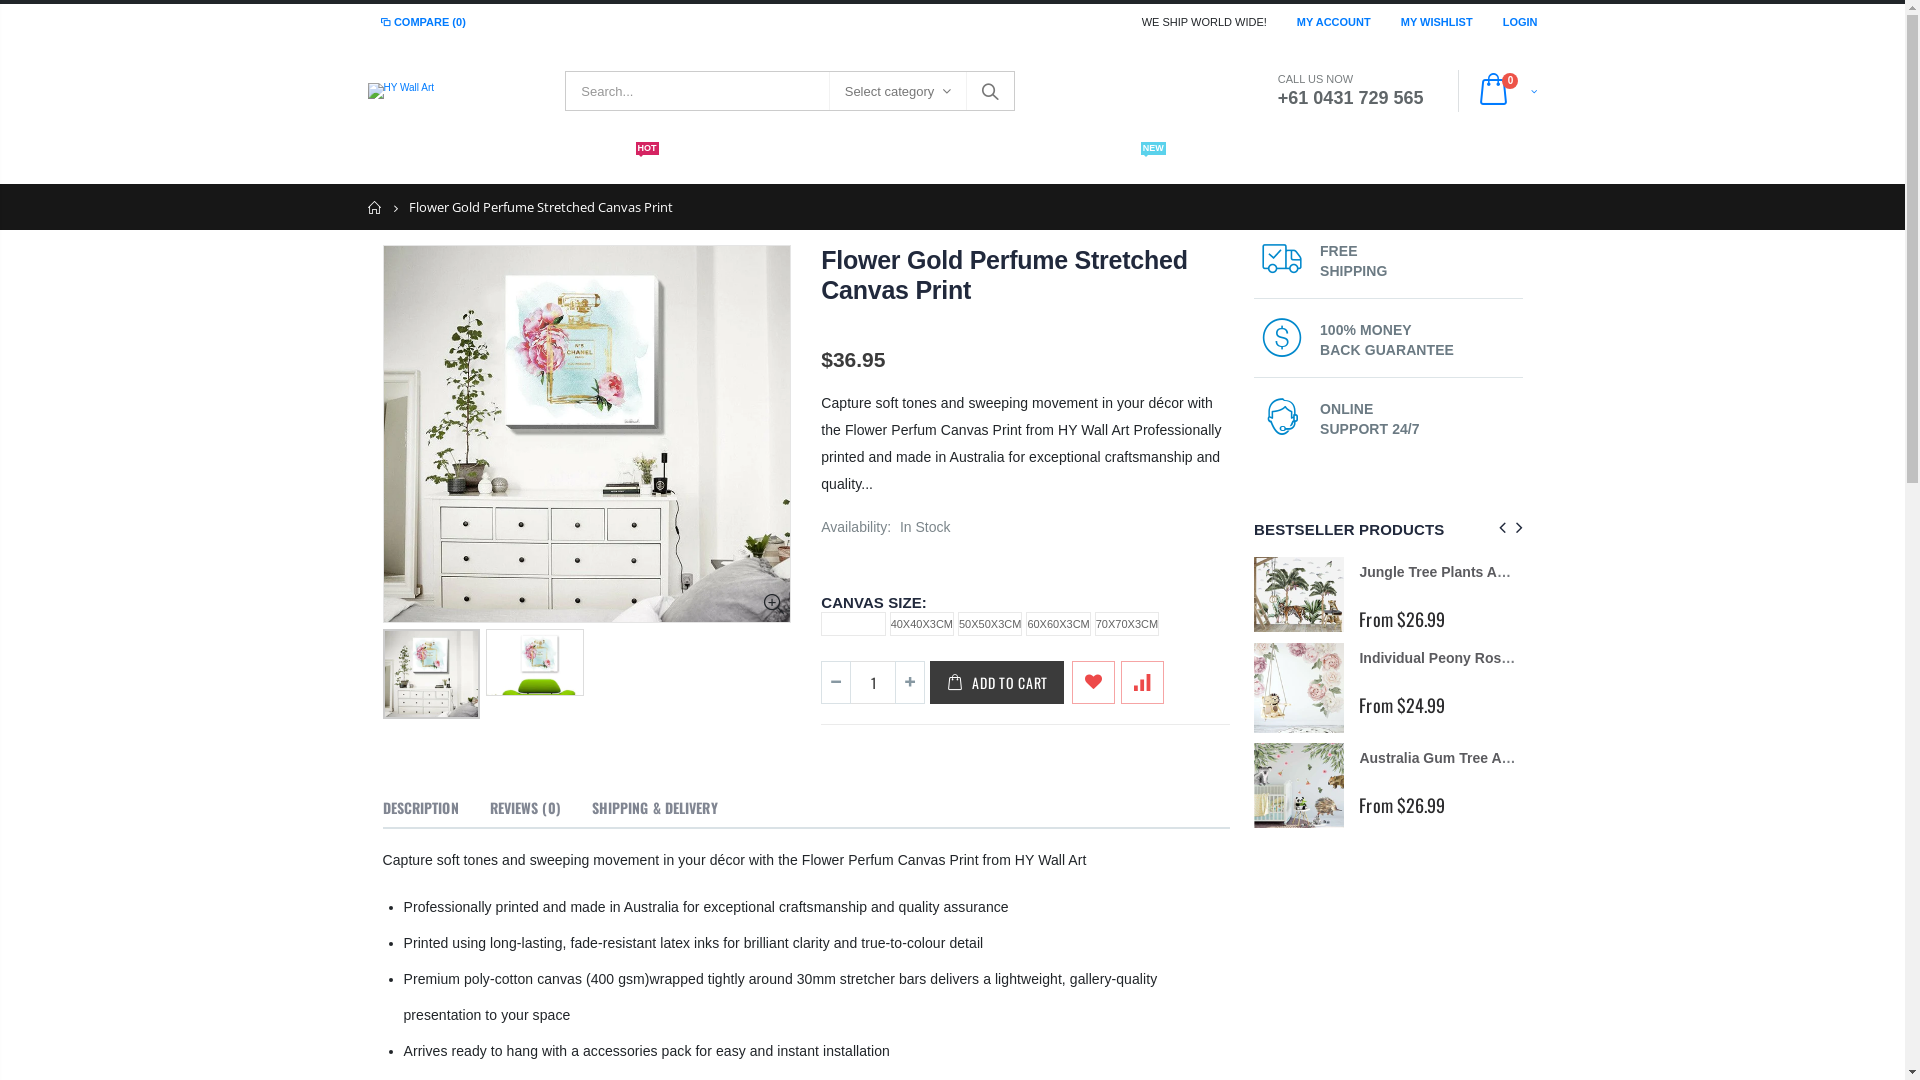 This screenshot has width=1920, height=1080. What do you see at coordinates (1112, 161) in the screenshot?
I see `'WINDOW FILM` at bounding box center [1112, 161].